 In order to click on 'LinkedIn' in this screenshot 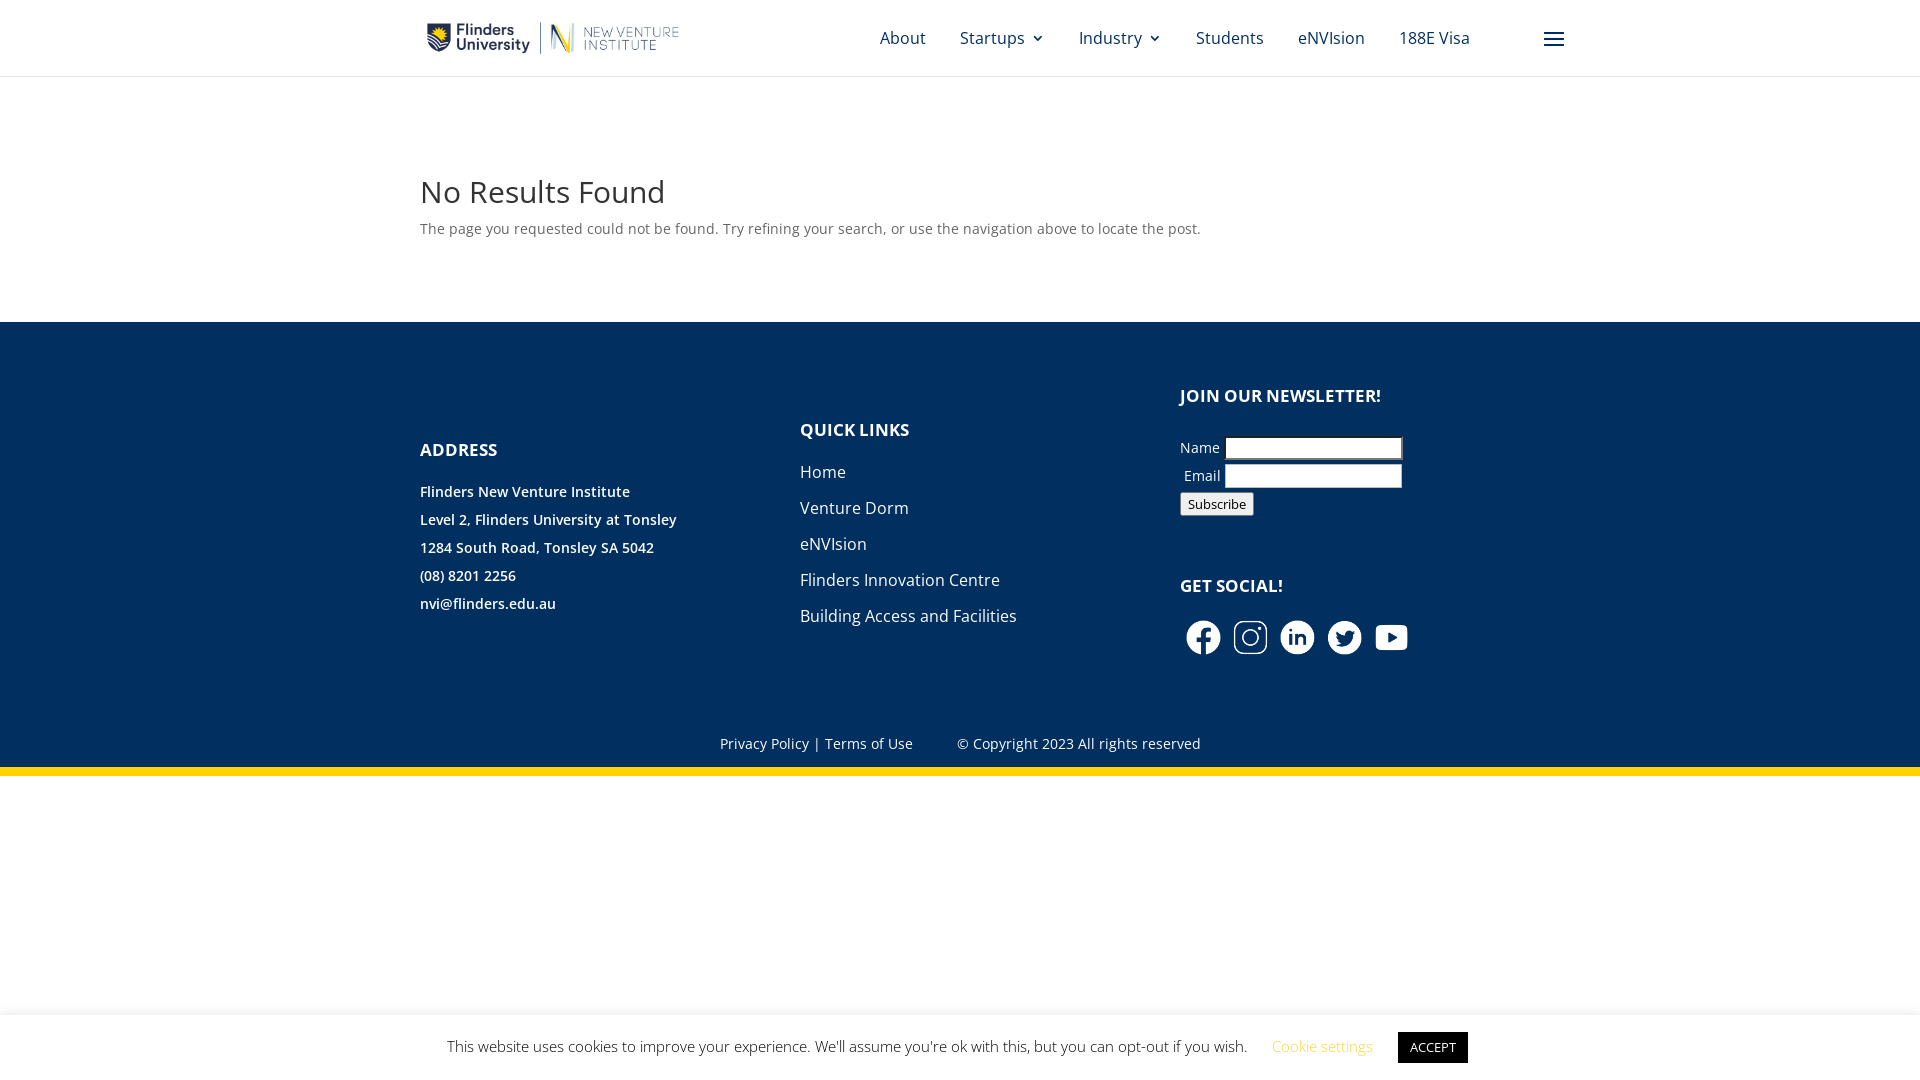, I will do `click(1297, 637)`.